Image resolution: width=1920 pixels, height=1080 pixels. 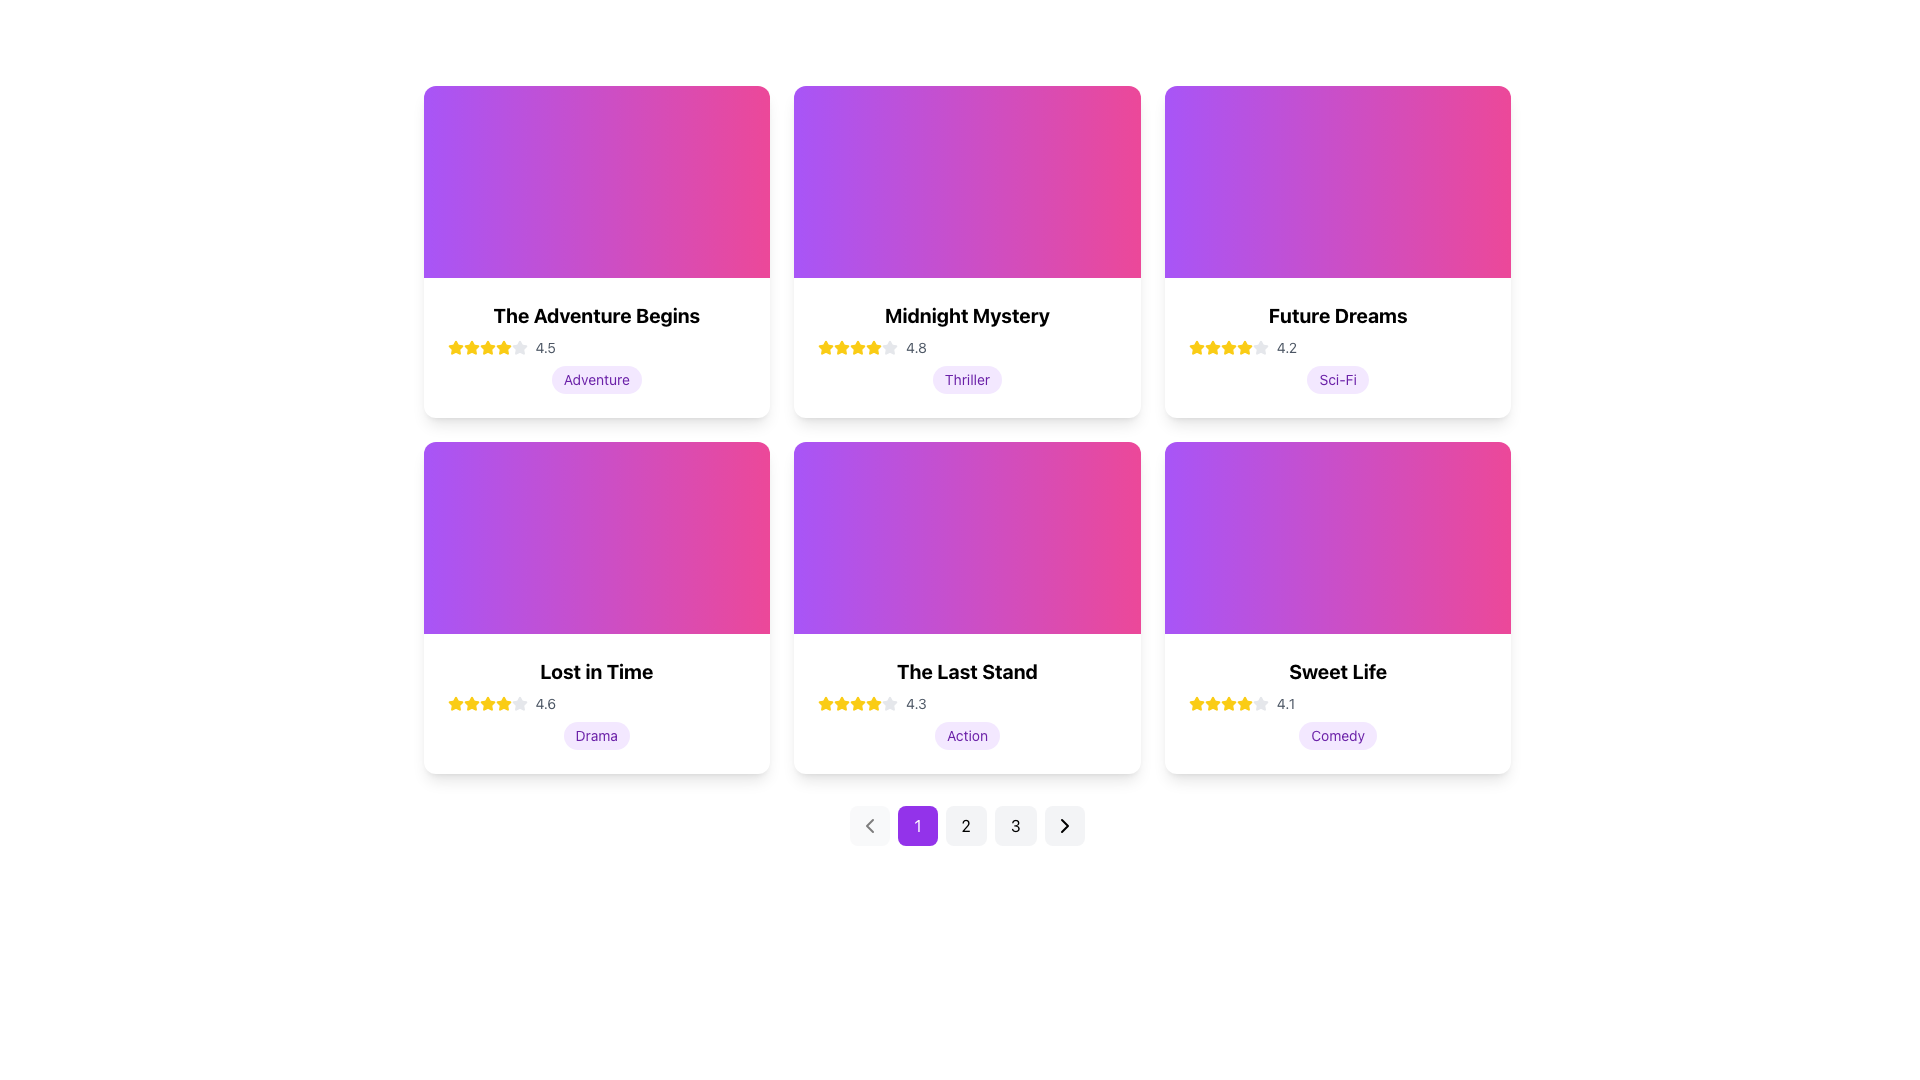 What do you see at coordinates (1338, 380) in the screenshot?
I see `label of the unique purple 'Sci-Fi' badge located within the 'Future Dreams' card, positioned below the rating and stars` at bounding box center [1338, 380].